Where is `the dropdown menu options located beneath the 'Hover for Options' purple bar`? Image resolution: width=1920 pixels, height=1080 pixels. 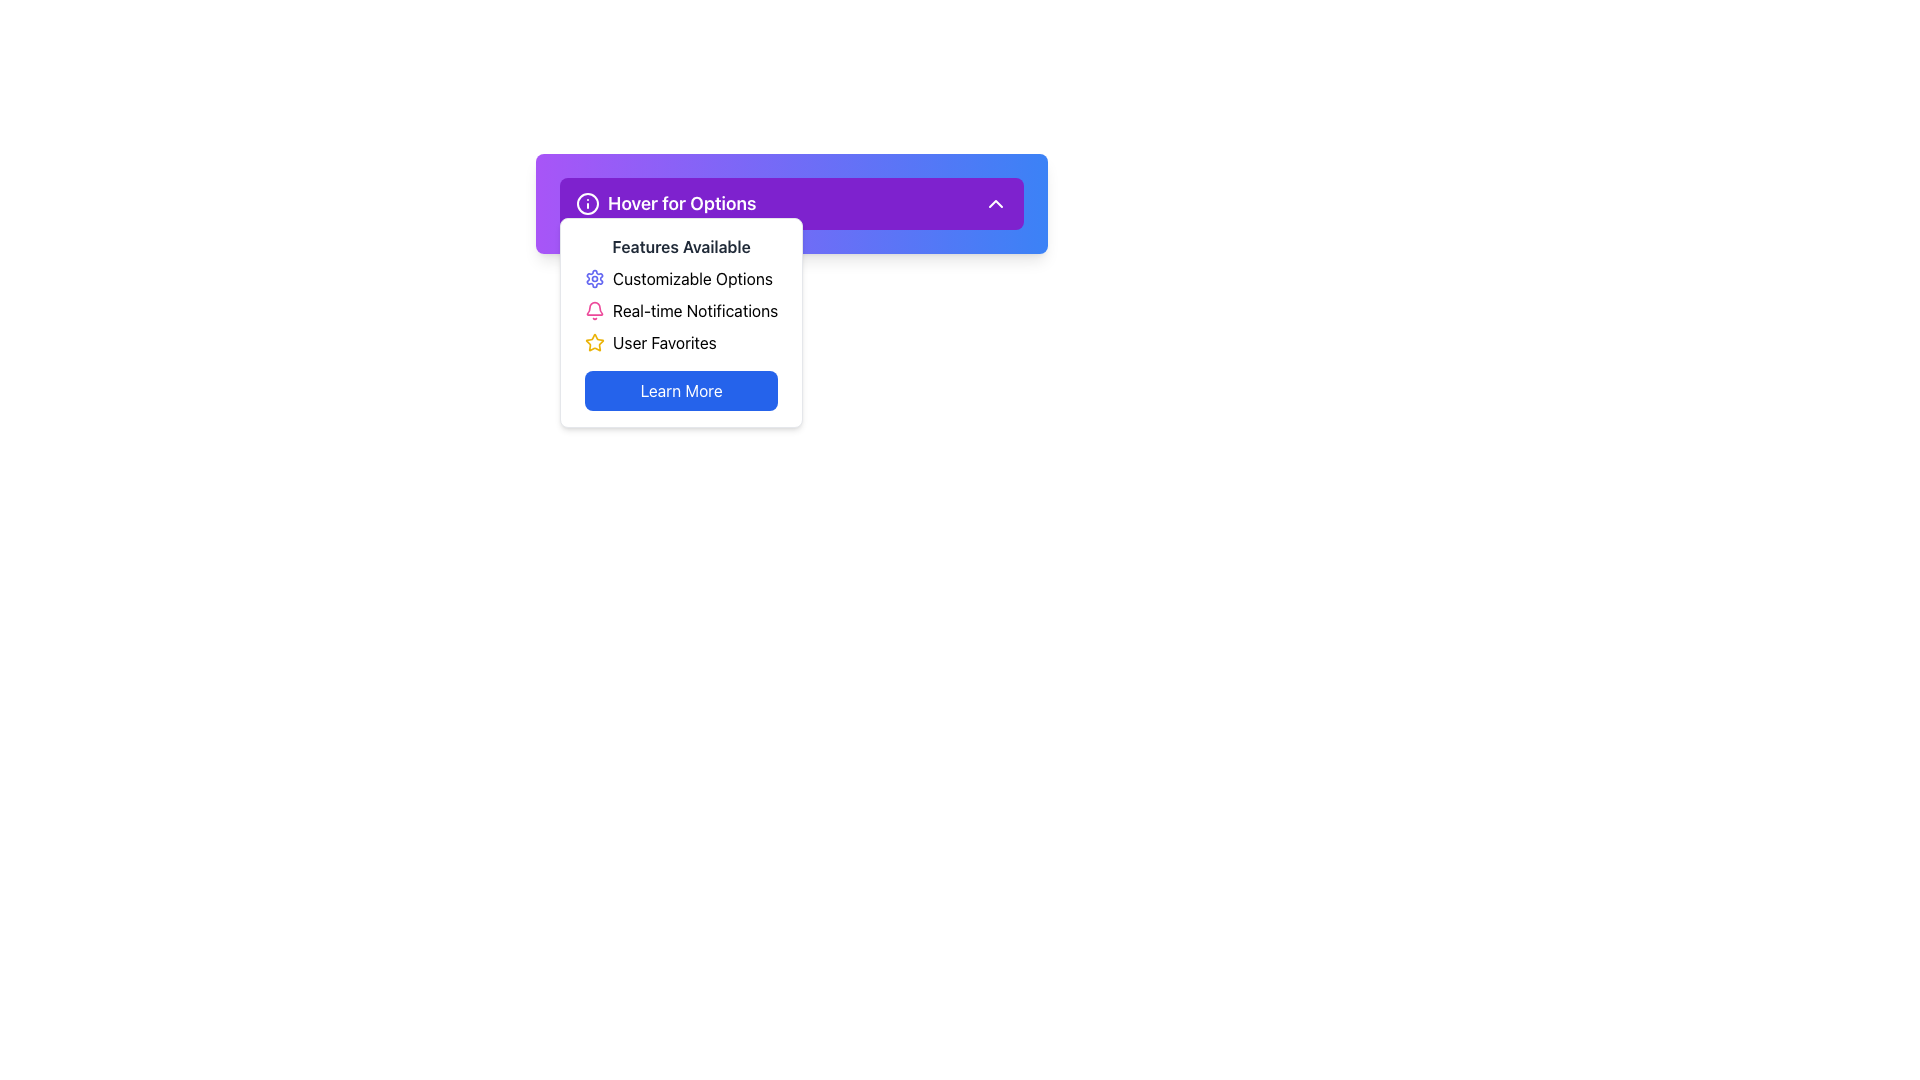 the dropdown menu options located beneath the 'Hover for Options' purple bar is located at coordinates (681, 322).